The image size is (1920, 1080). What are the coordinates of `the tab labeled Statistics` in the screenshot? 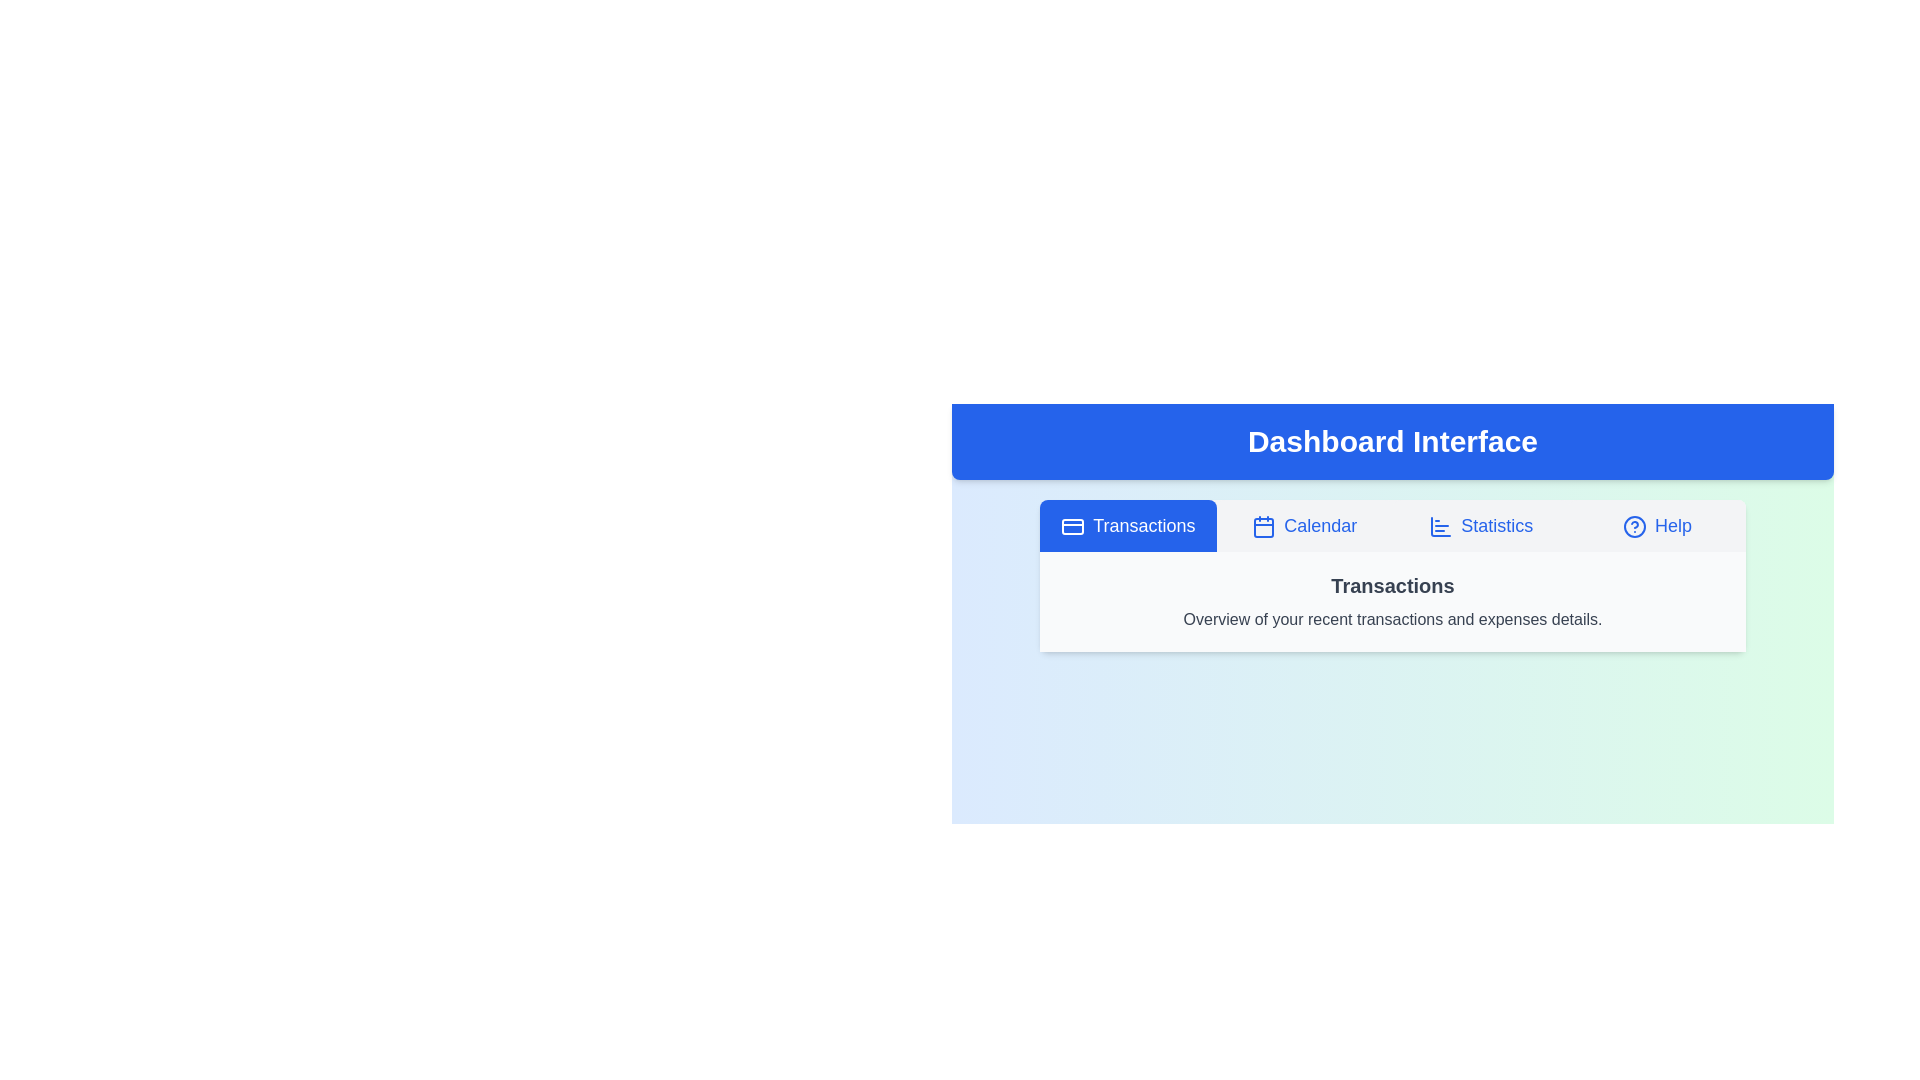 It's located at (1481, 524).